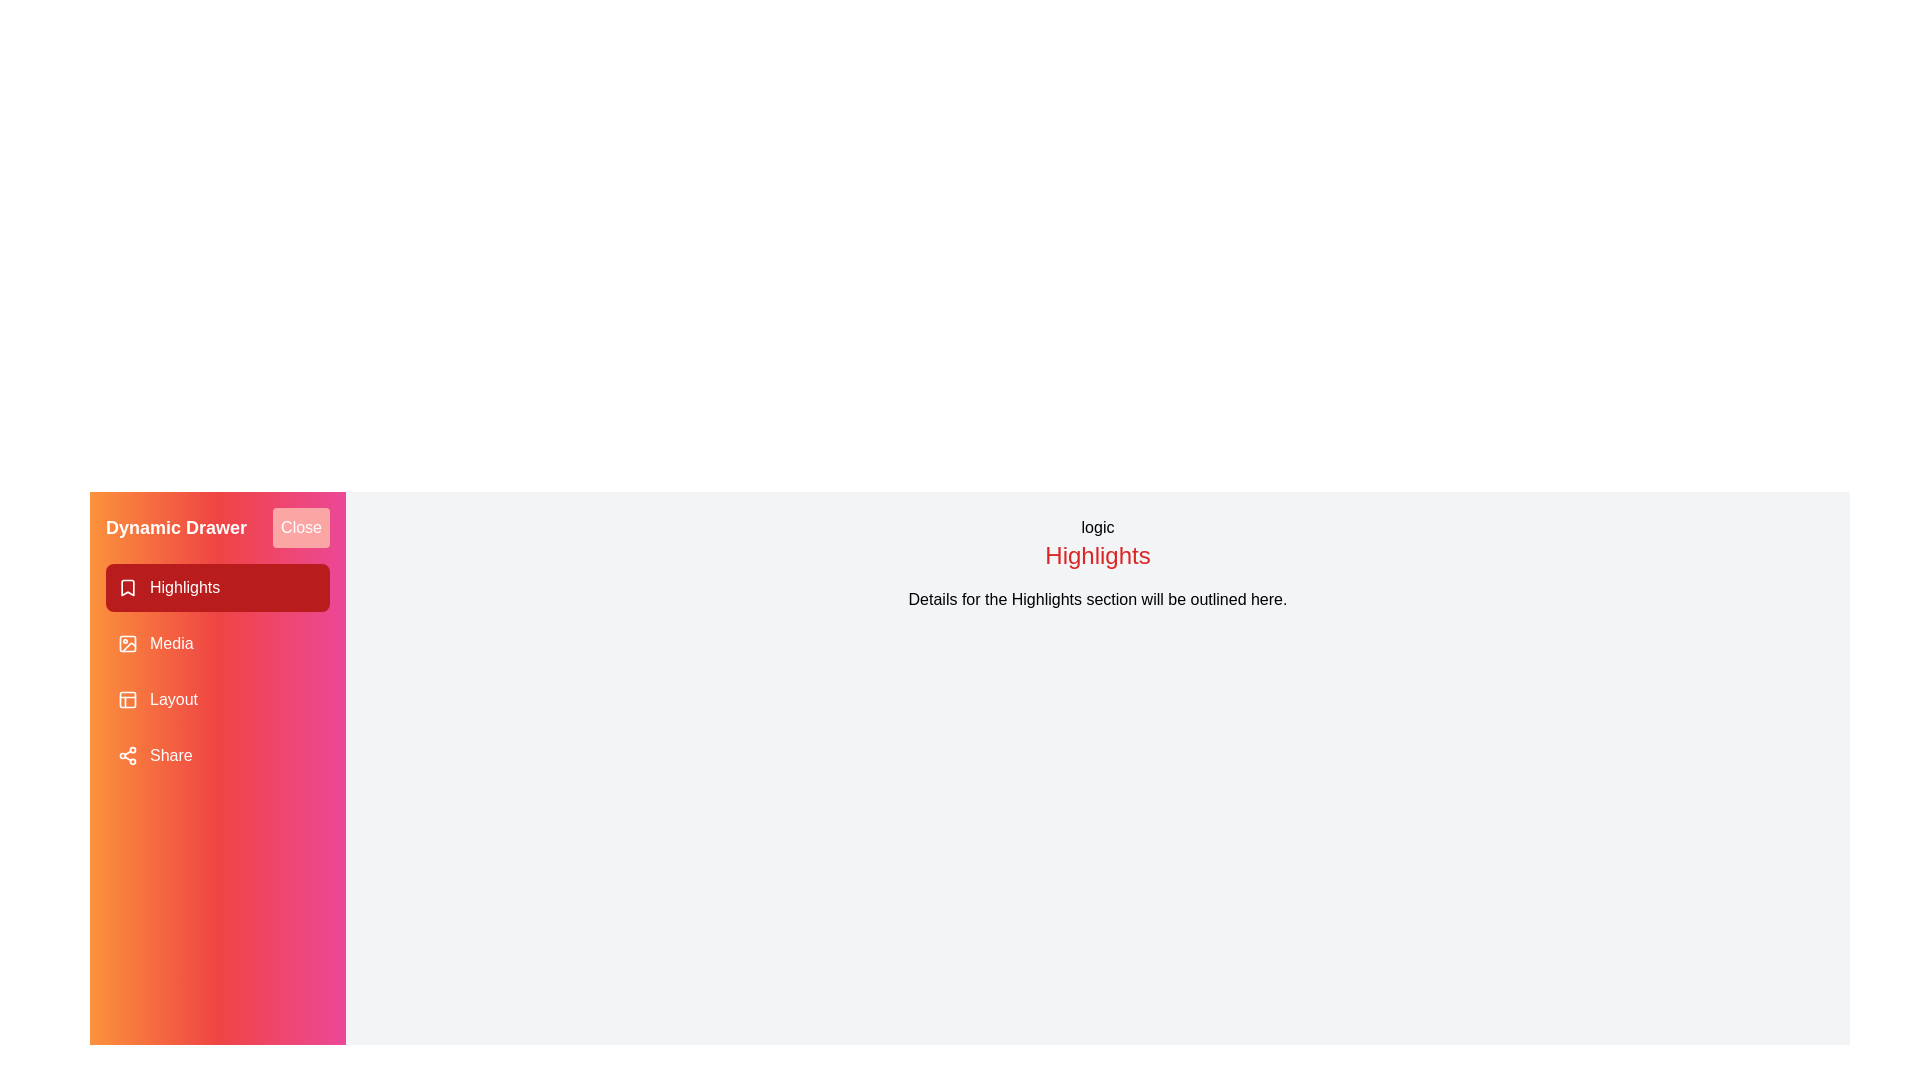 Image resolution: width=1920 pixels, height=1080 pixels. I want to click on the drawer item corresponding to Media, so click(217, 644).